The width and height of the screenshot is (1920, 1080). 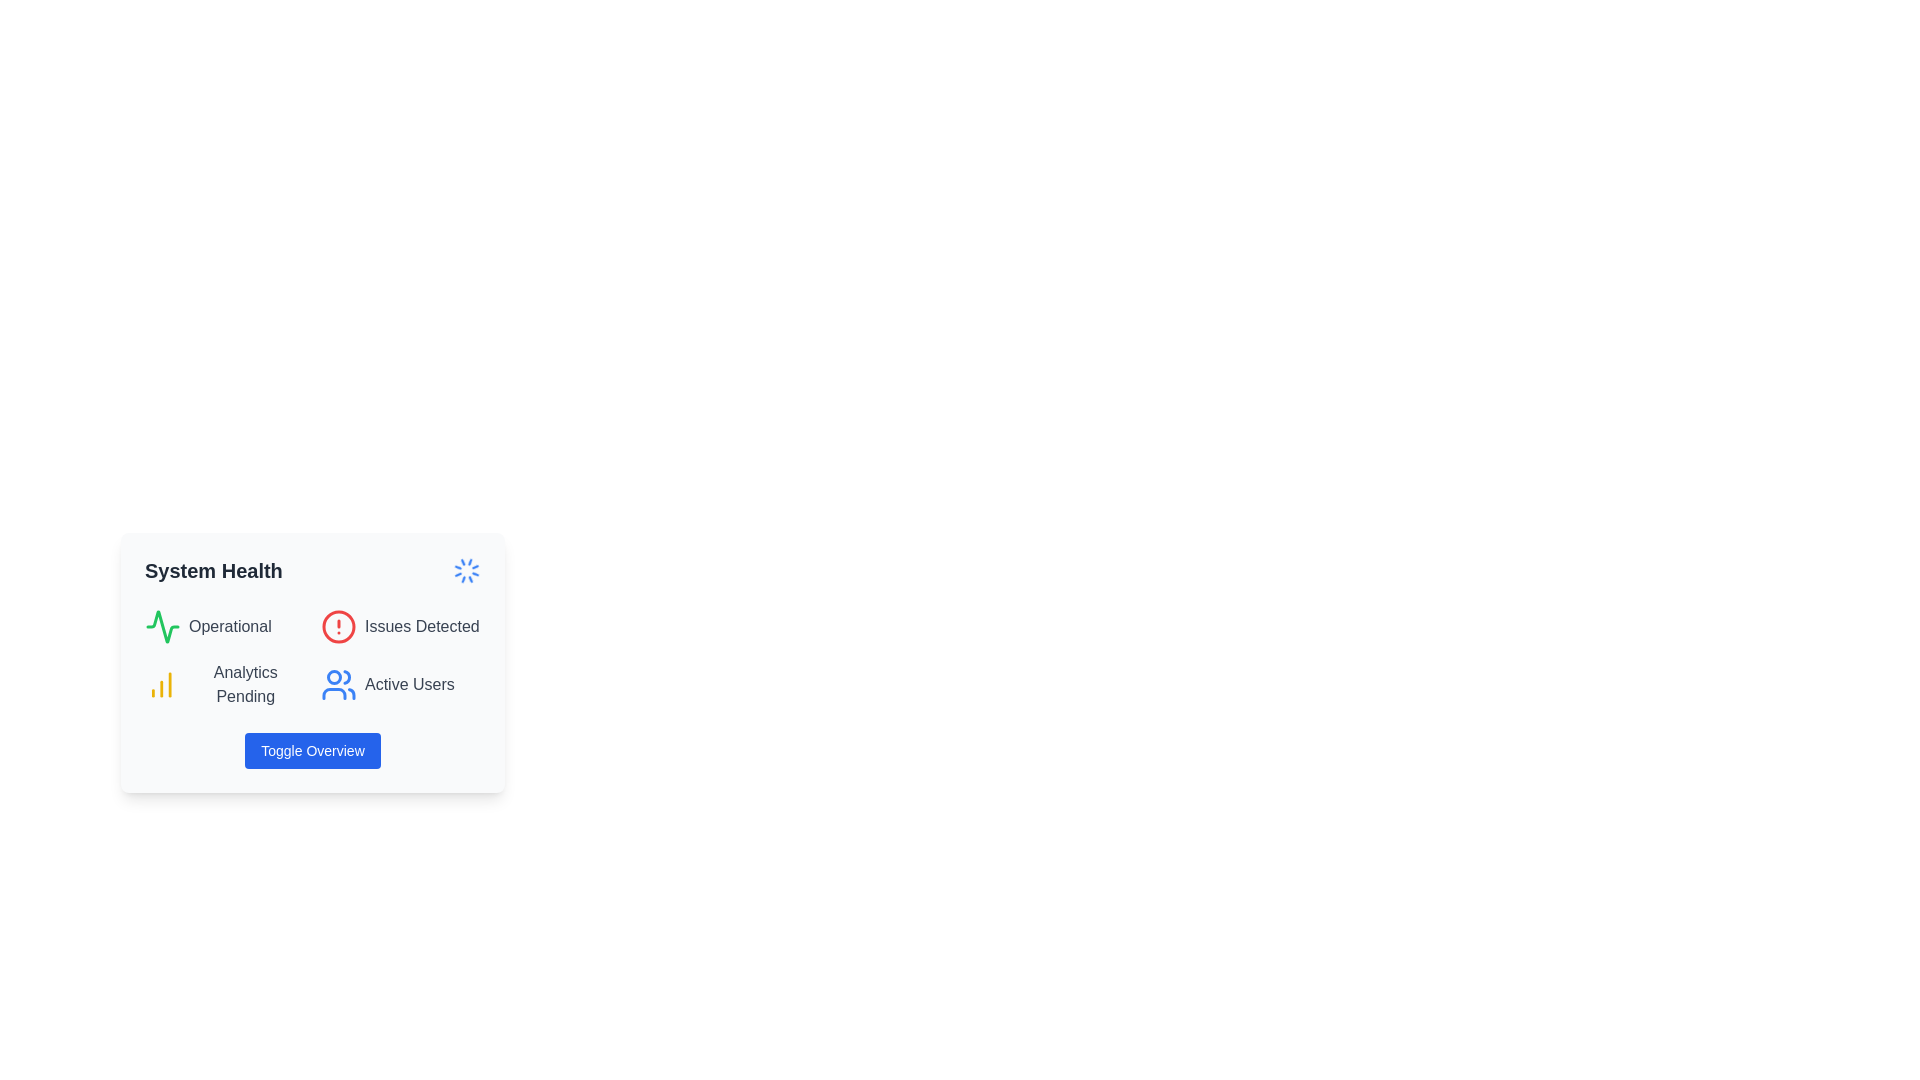 I want to click on the Text label that serves as a title or header for the status overview section, located in the upper part of the user interface, so click(x=213, y=570).